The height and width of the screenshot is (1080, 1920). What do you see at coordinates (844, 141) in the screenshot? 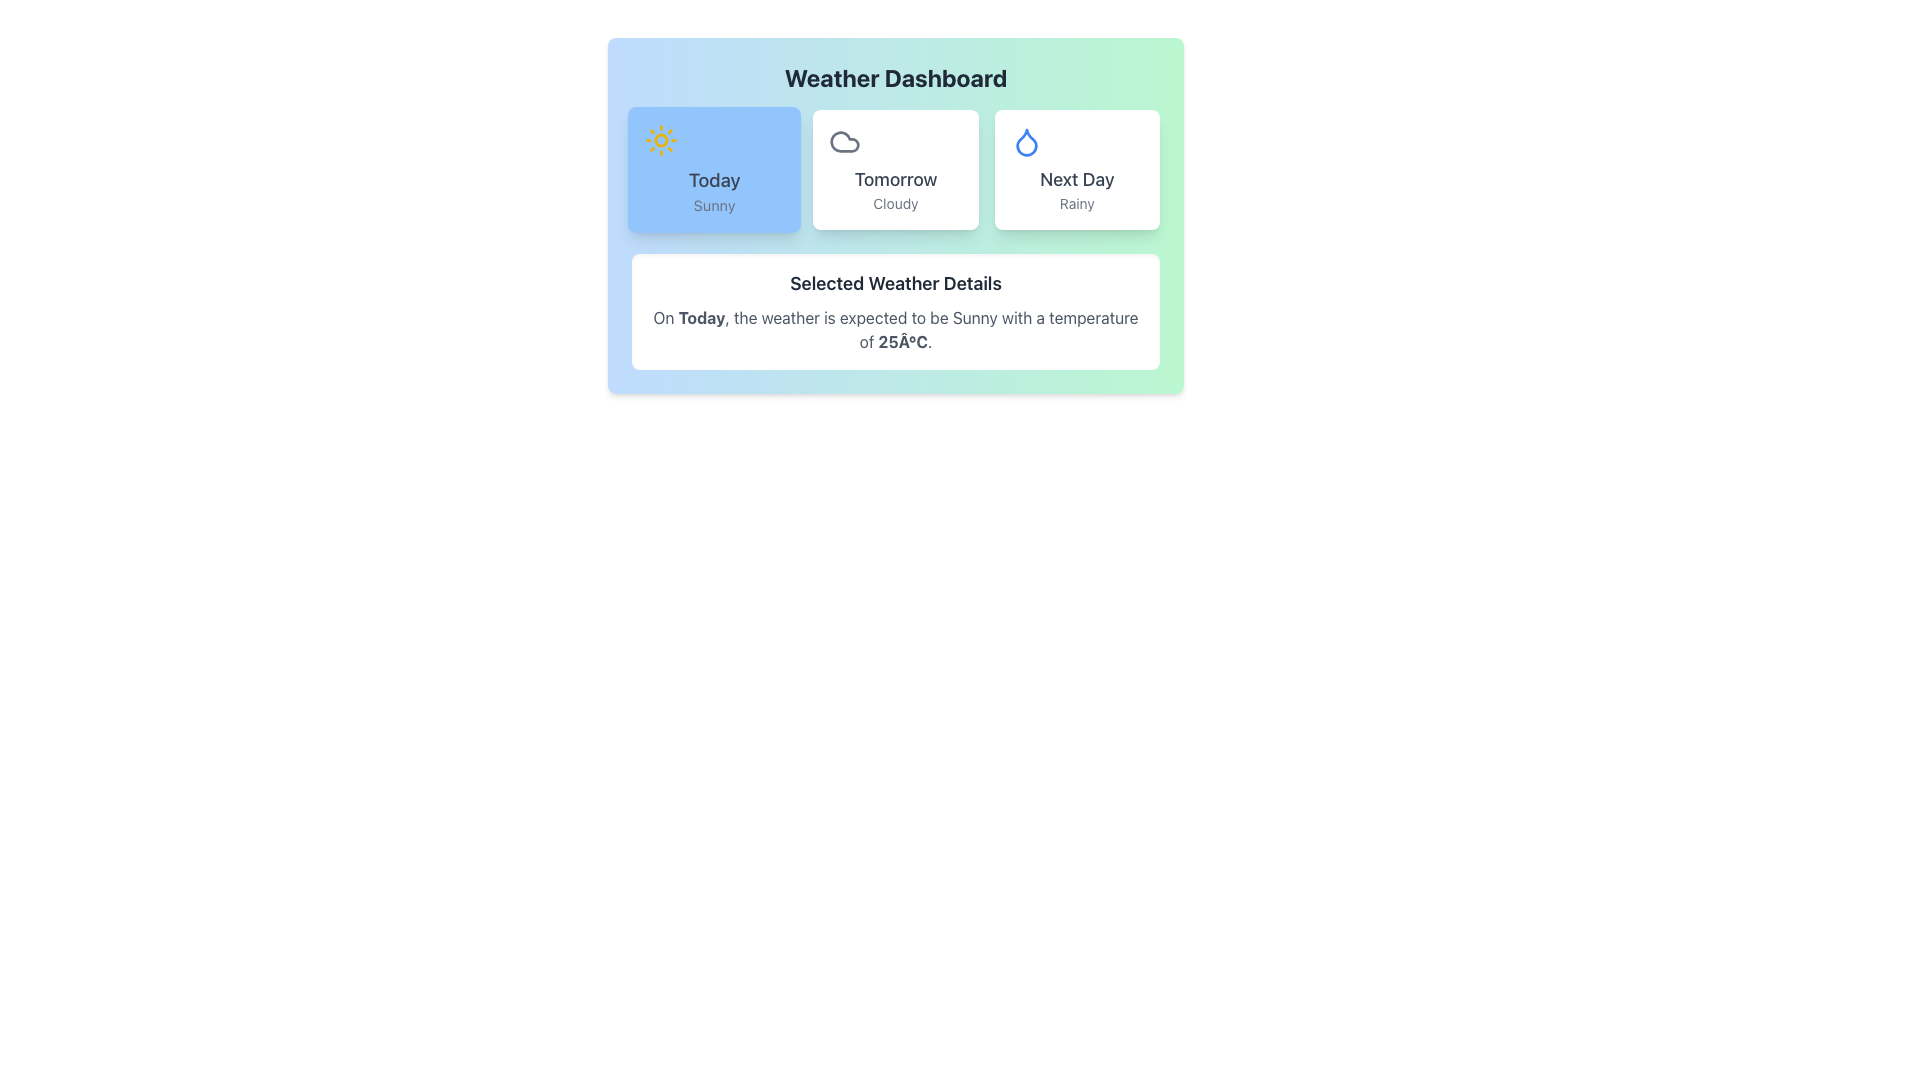
I see `the cloud icon in the 'Tomorrow' card of the Weather Dashboard, which serves as a visual indicator of cloudy weather` at bounding box center [844, 141].